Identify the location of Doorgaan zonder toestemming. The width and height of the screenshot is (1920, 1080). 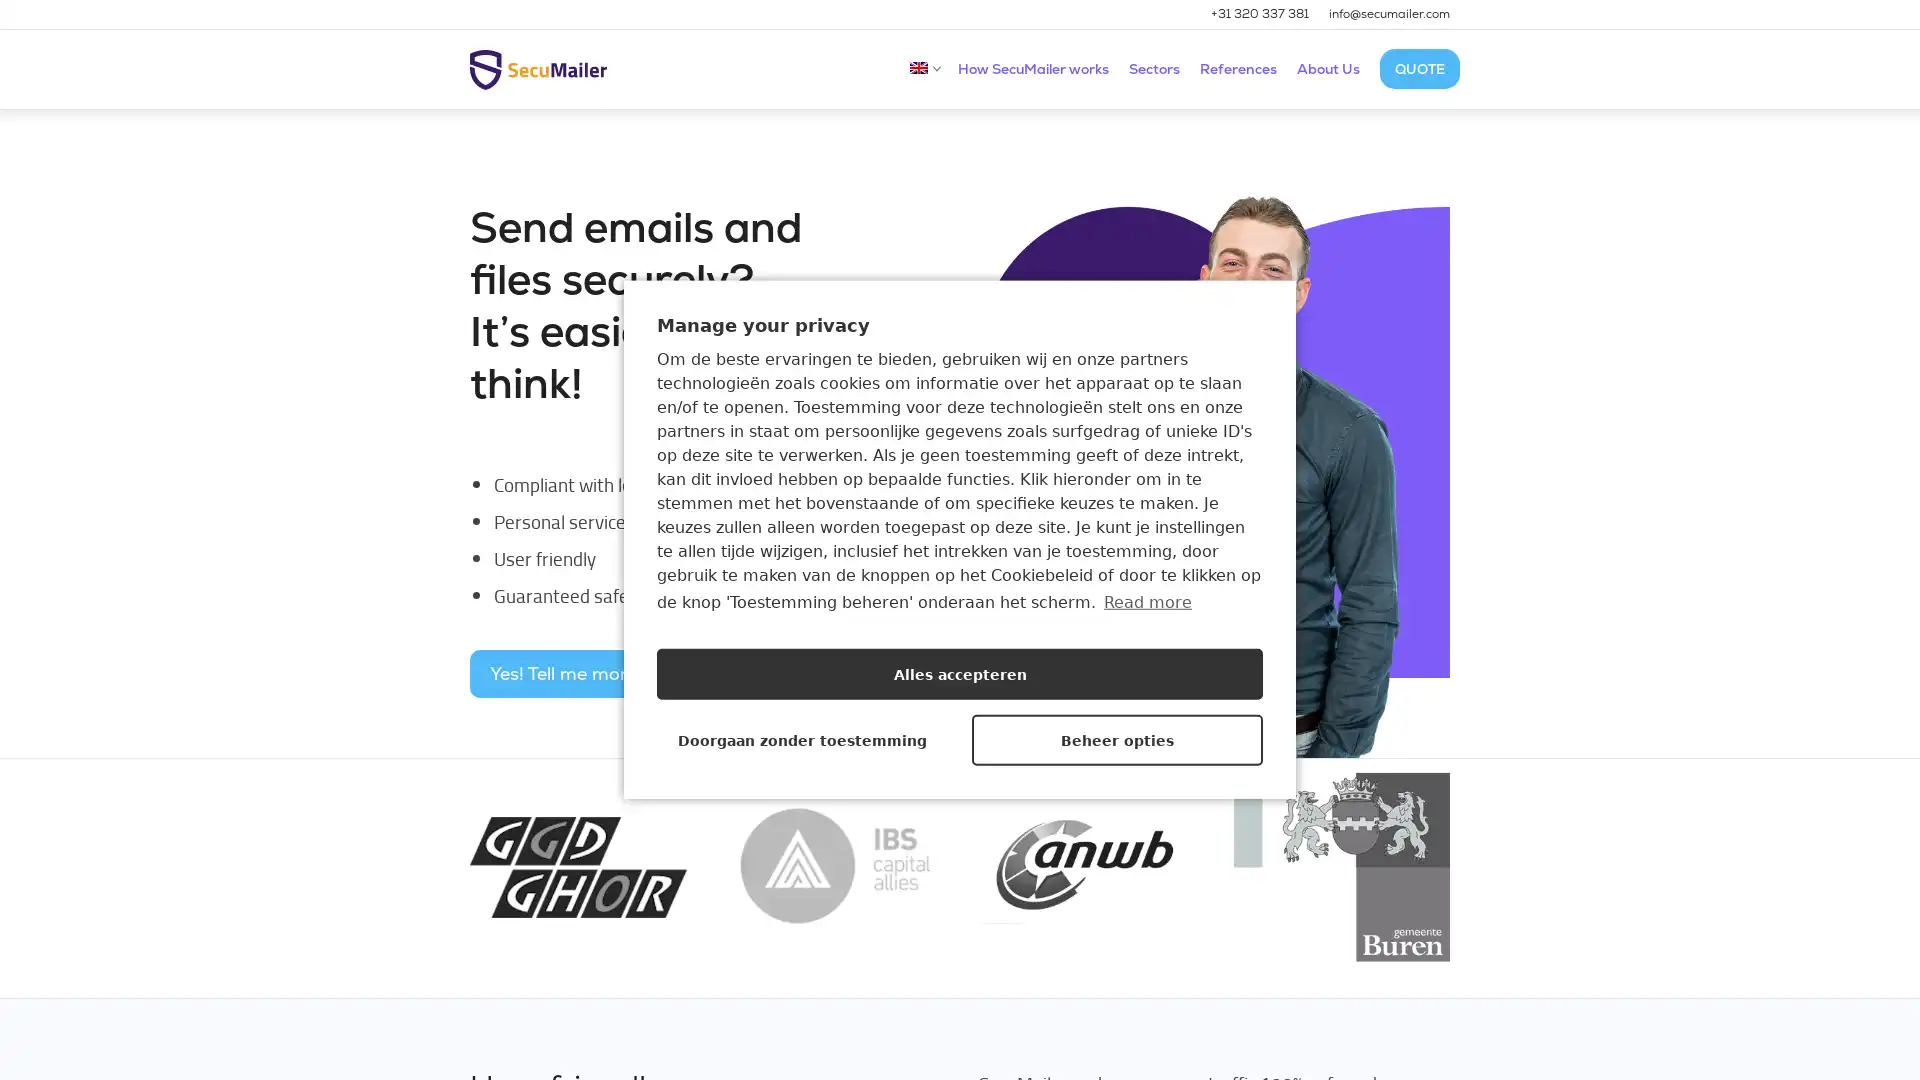
(802, 740).